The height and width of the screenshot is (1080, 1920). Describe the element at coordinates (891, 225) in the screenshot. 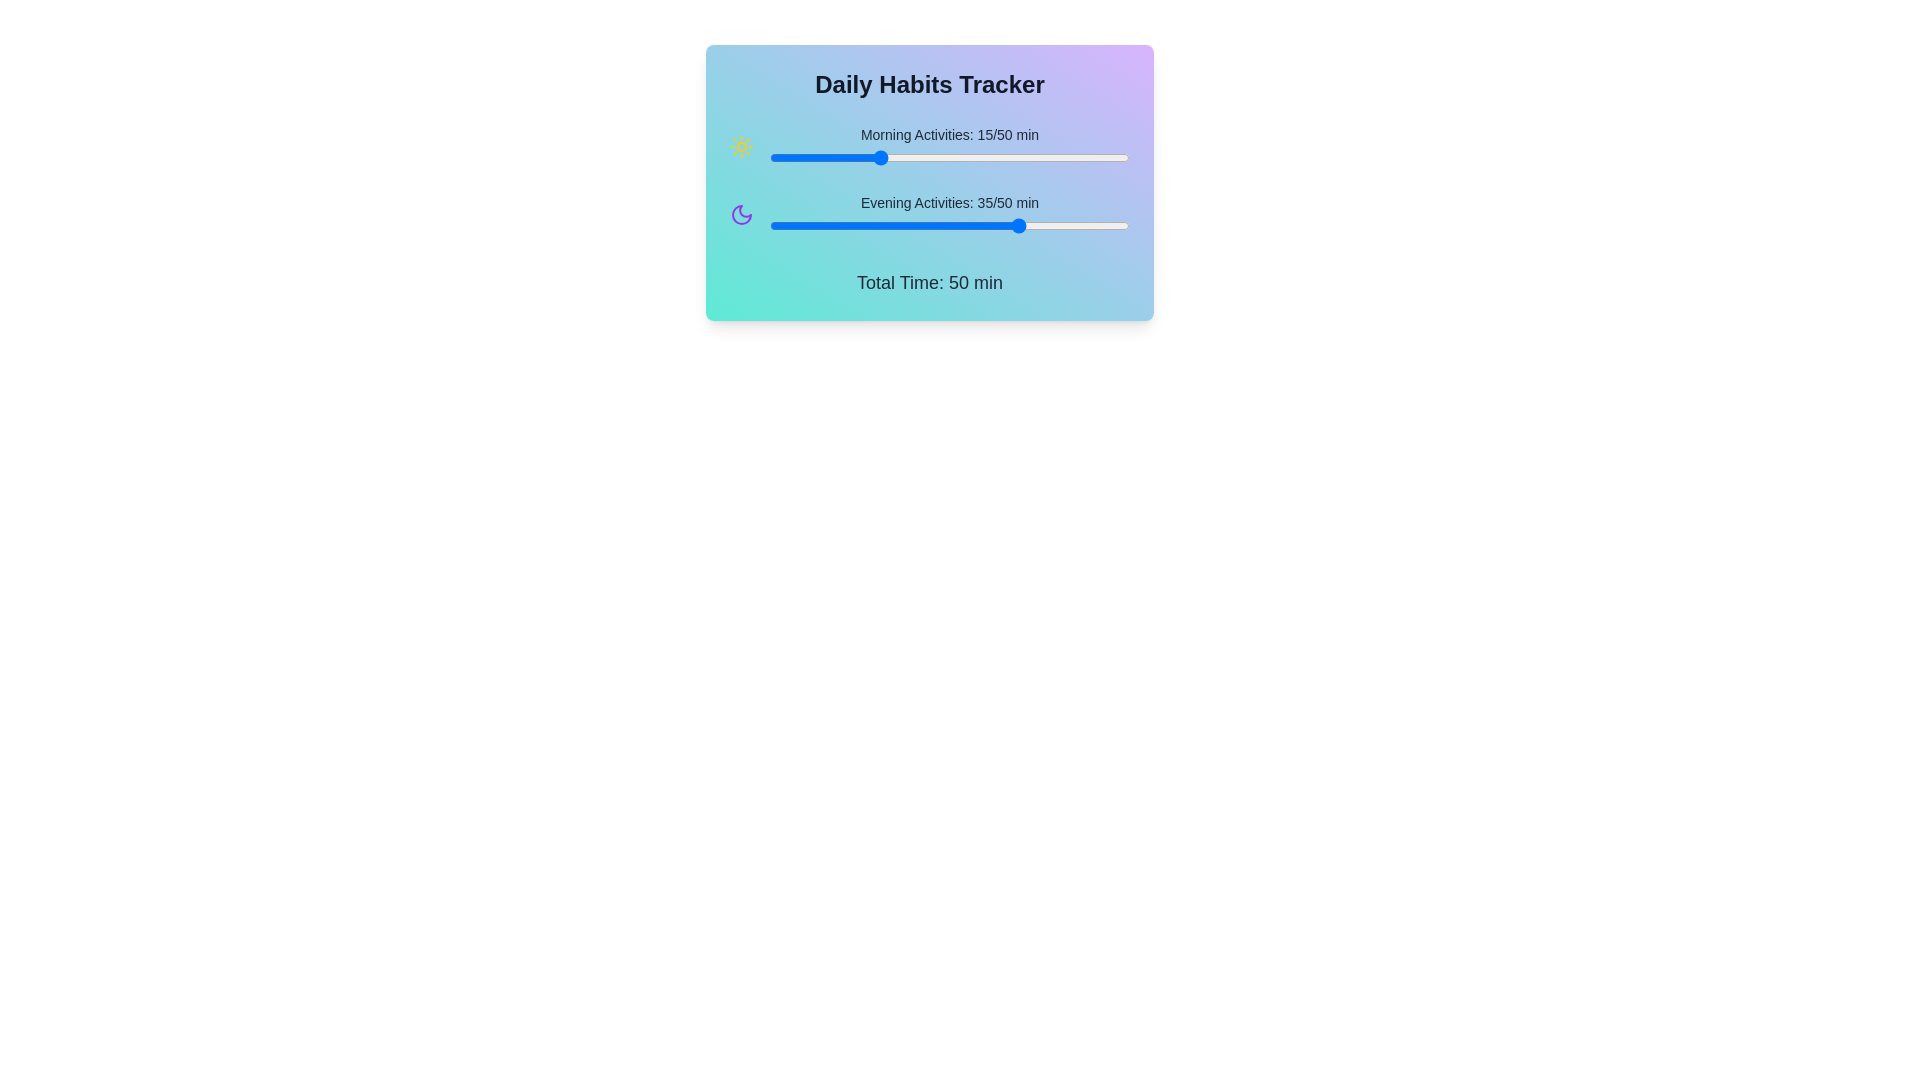

I see `evening activity time` at that location.